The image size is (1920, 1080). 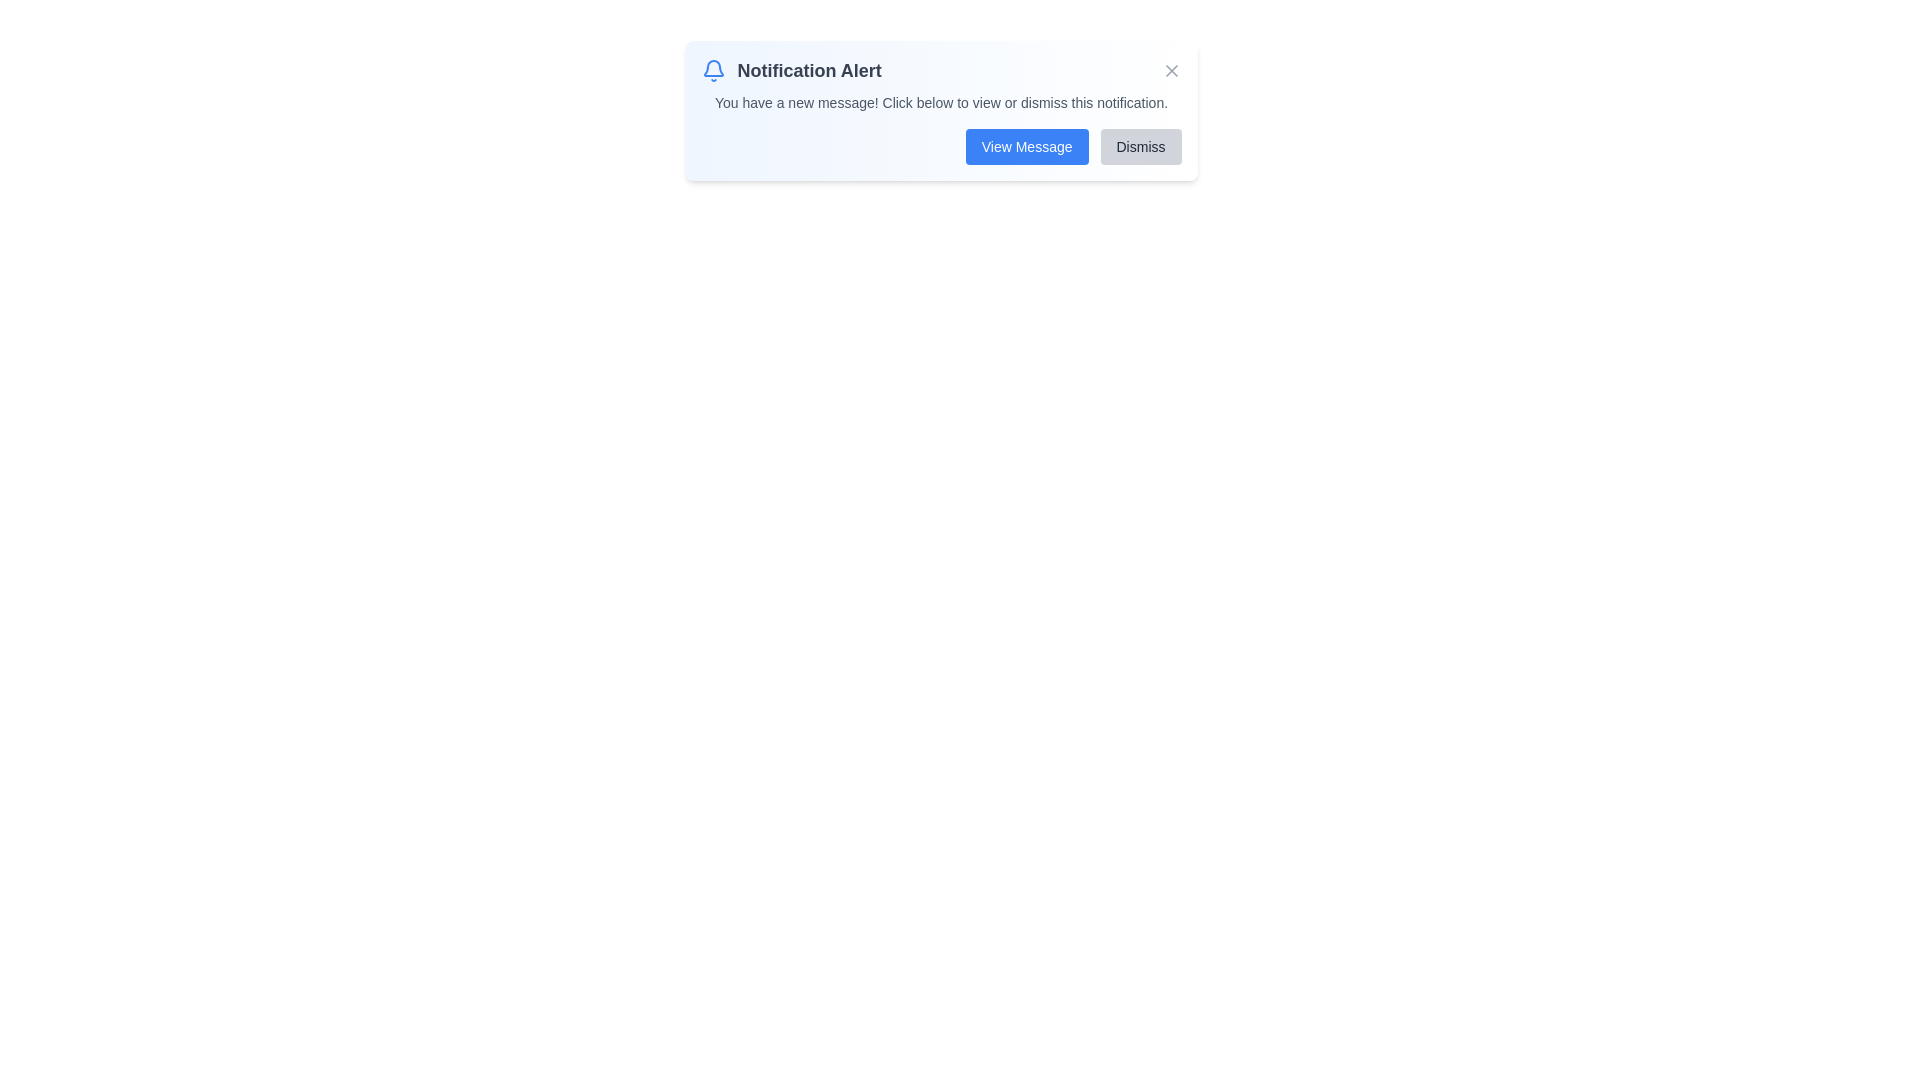 What do you see at coordinates (1171, 69) in the screenshot?
I see `the close button to trigger its hover effect` at bounding box center [1171, 69].